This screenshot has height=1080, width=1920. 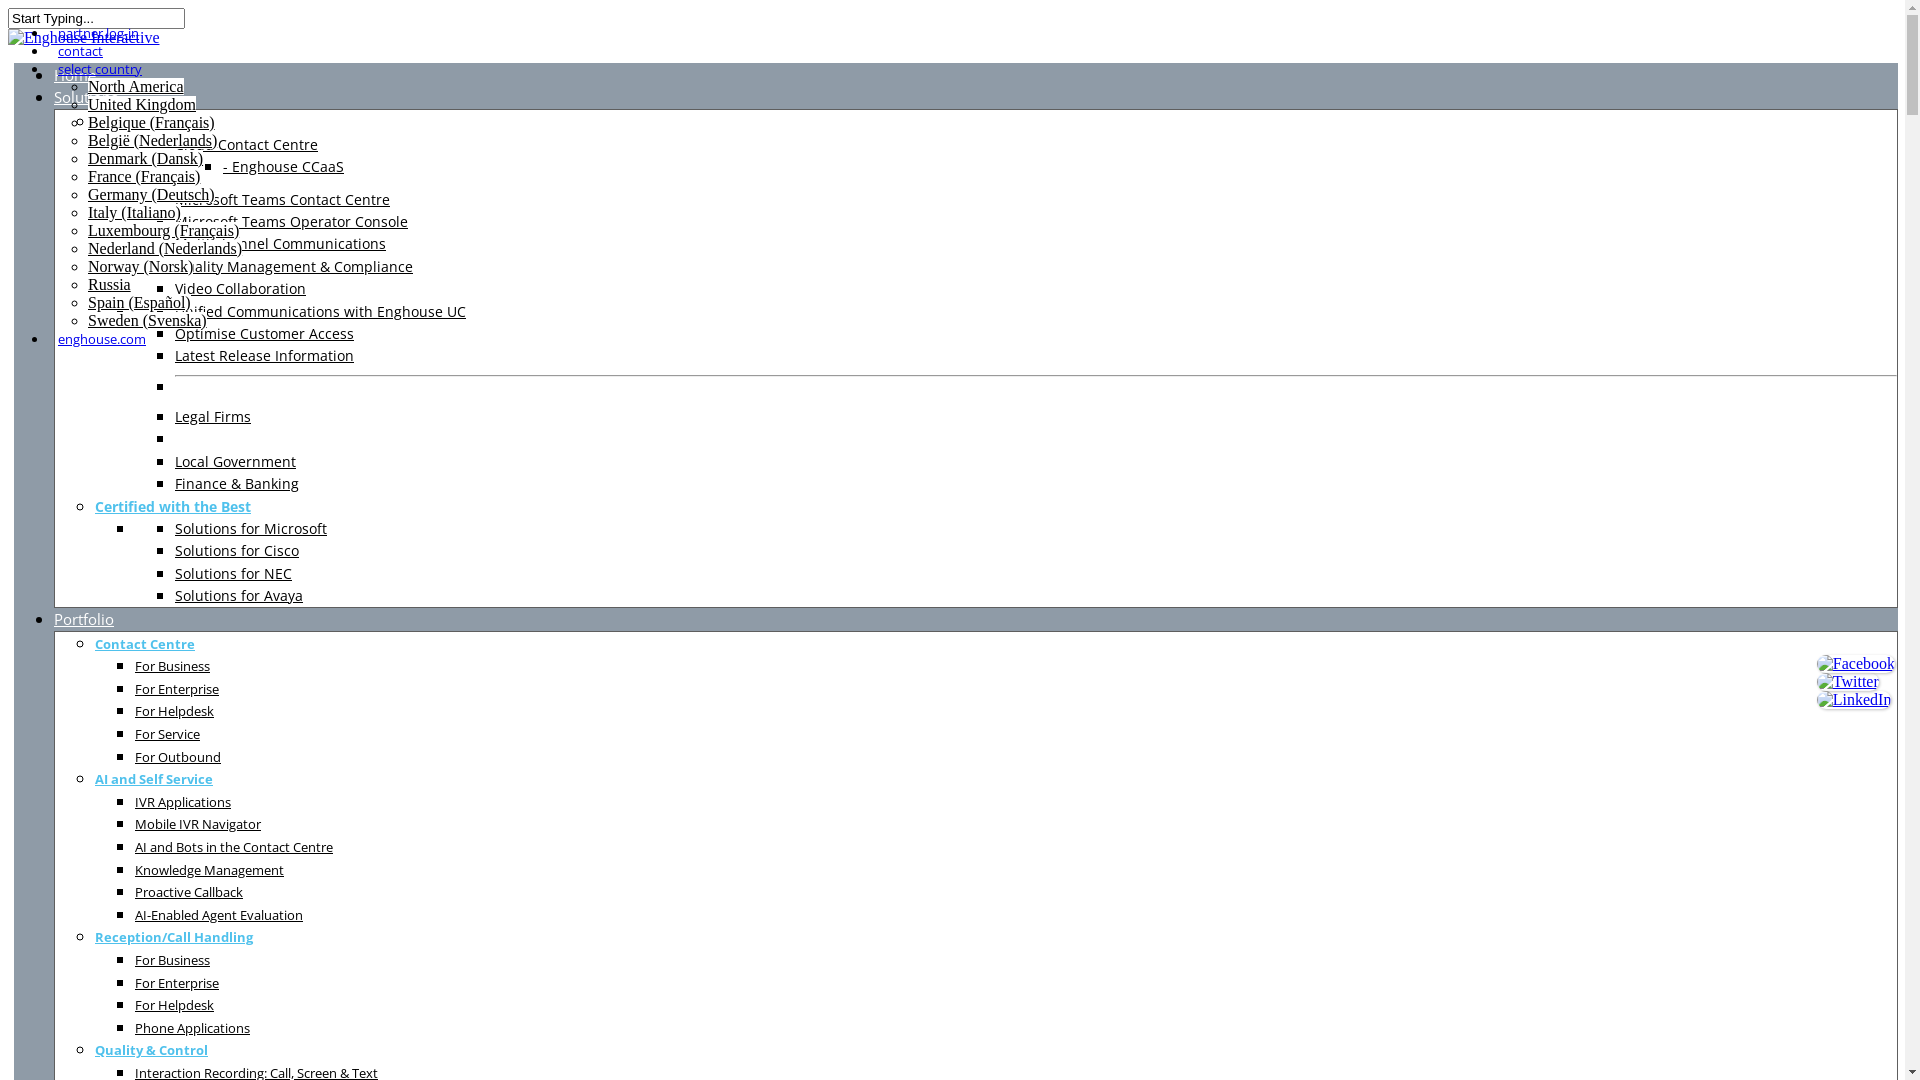 What do you see at coordinates (219, 914) in the screenshot?
I see `'AI-Enabled Agent Evaluation'` at bounding box center [219, 914].